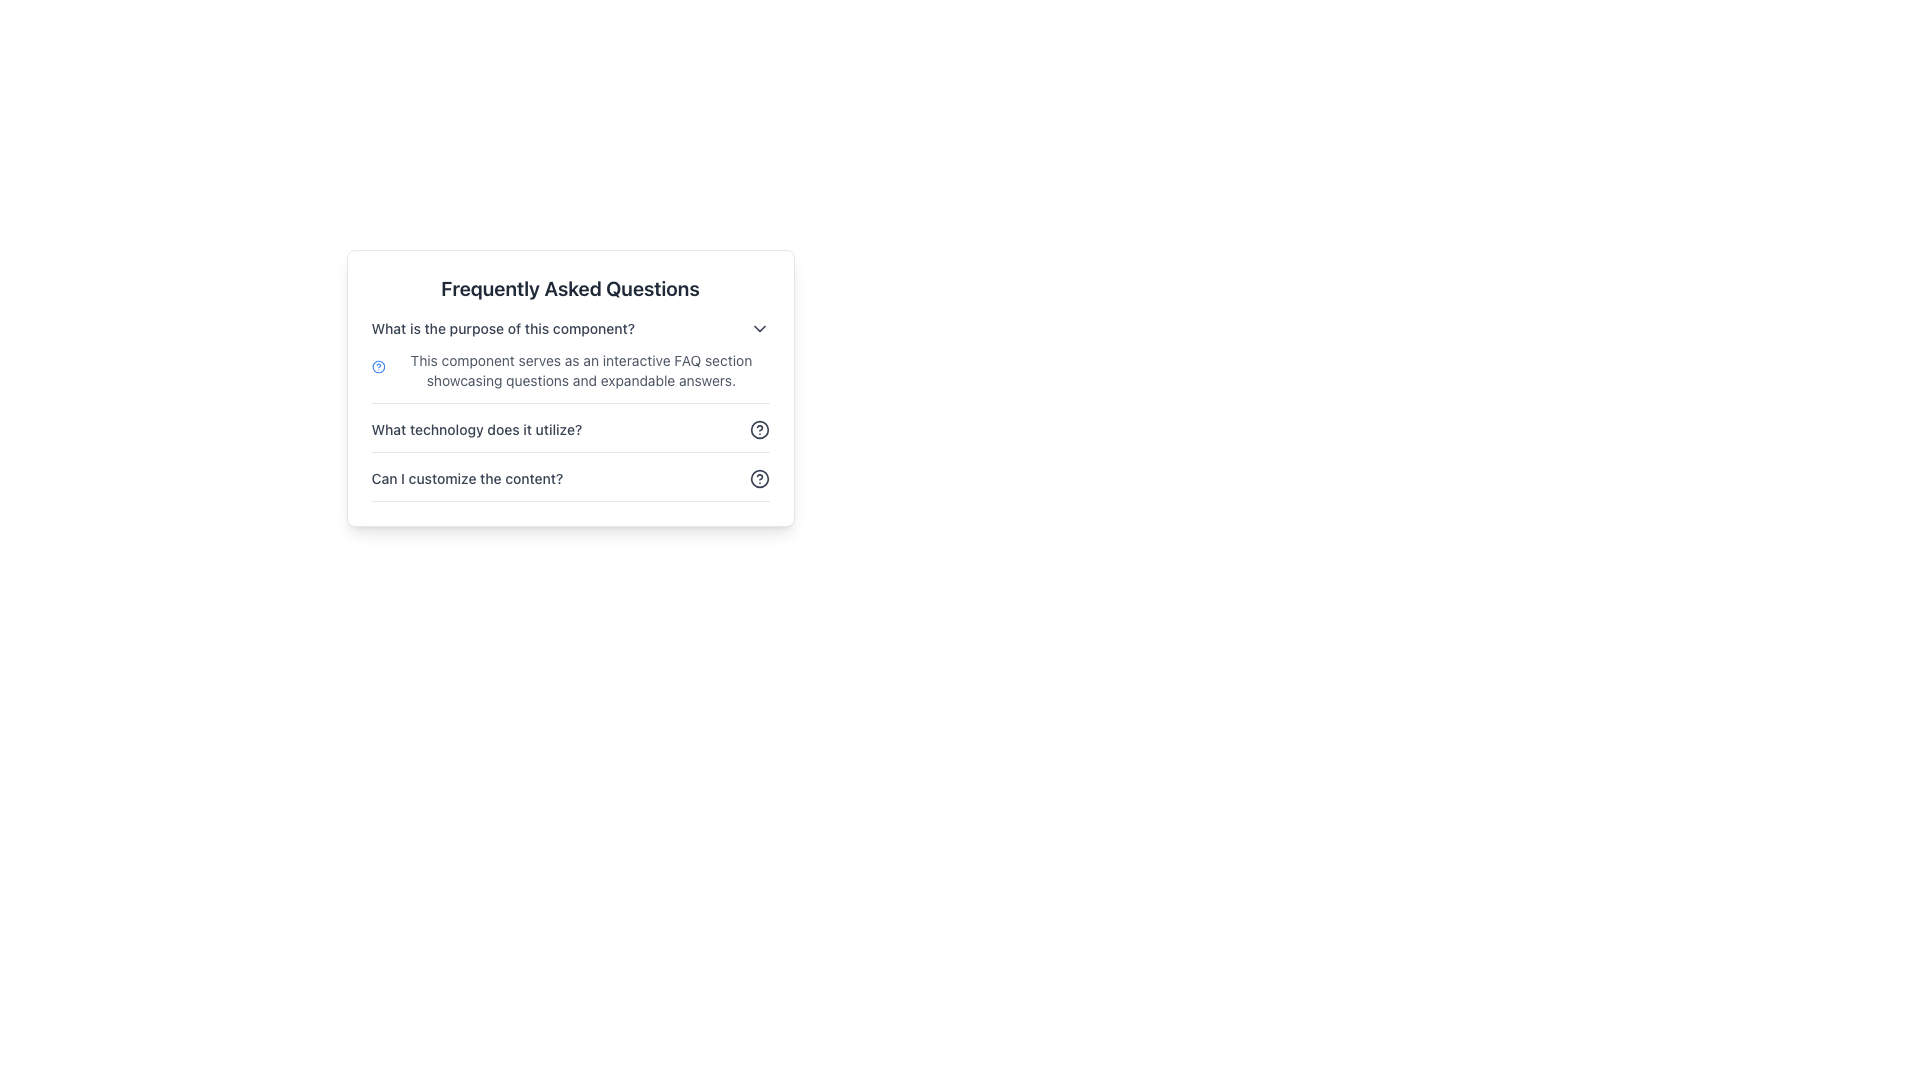  Describe the element at coordinates (758, 478) in the screenshot. I see `the question mark icon with a circular border located to the right of the text 'Can I customize the content?' in the FAQ section` at that location.